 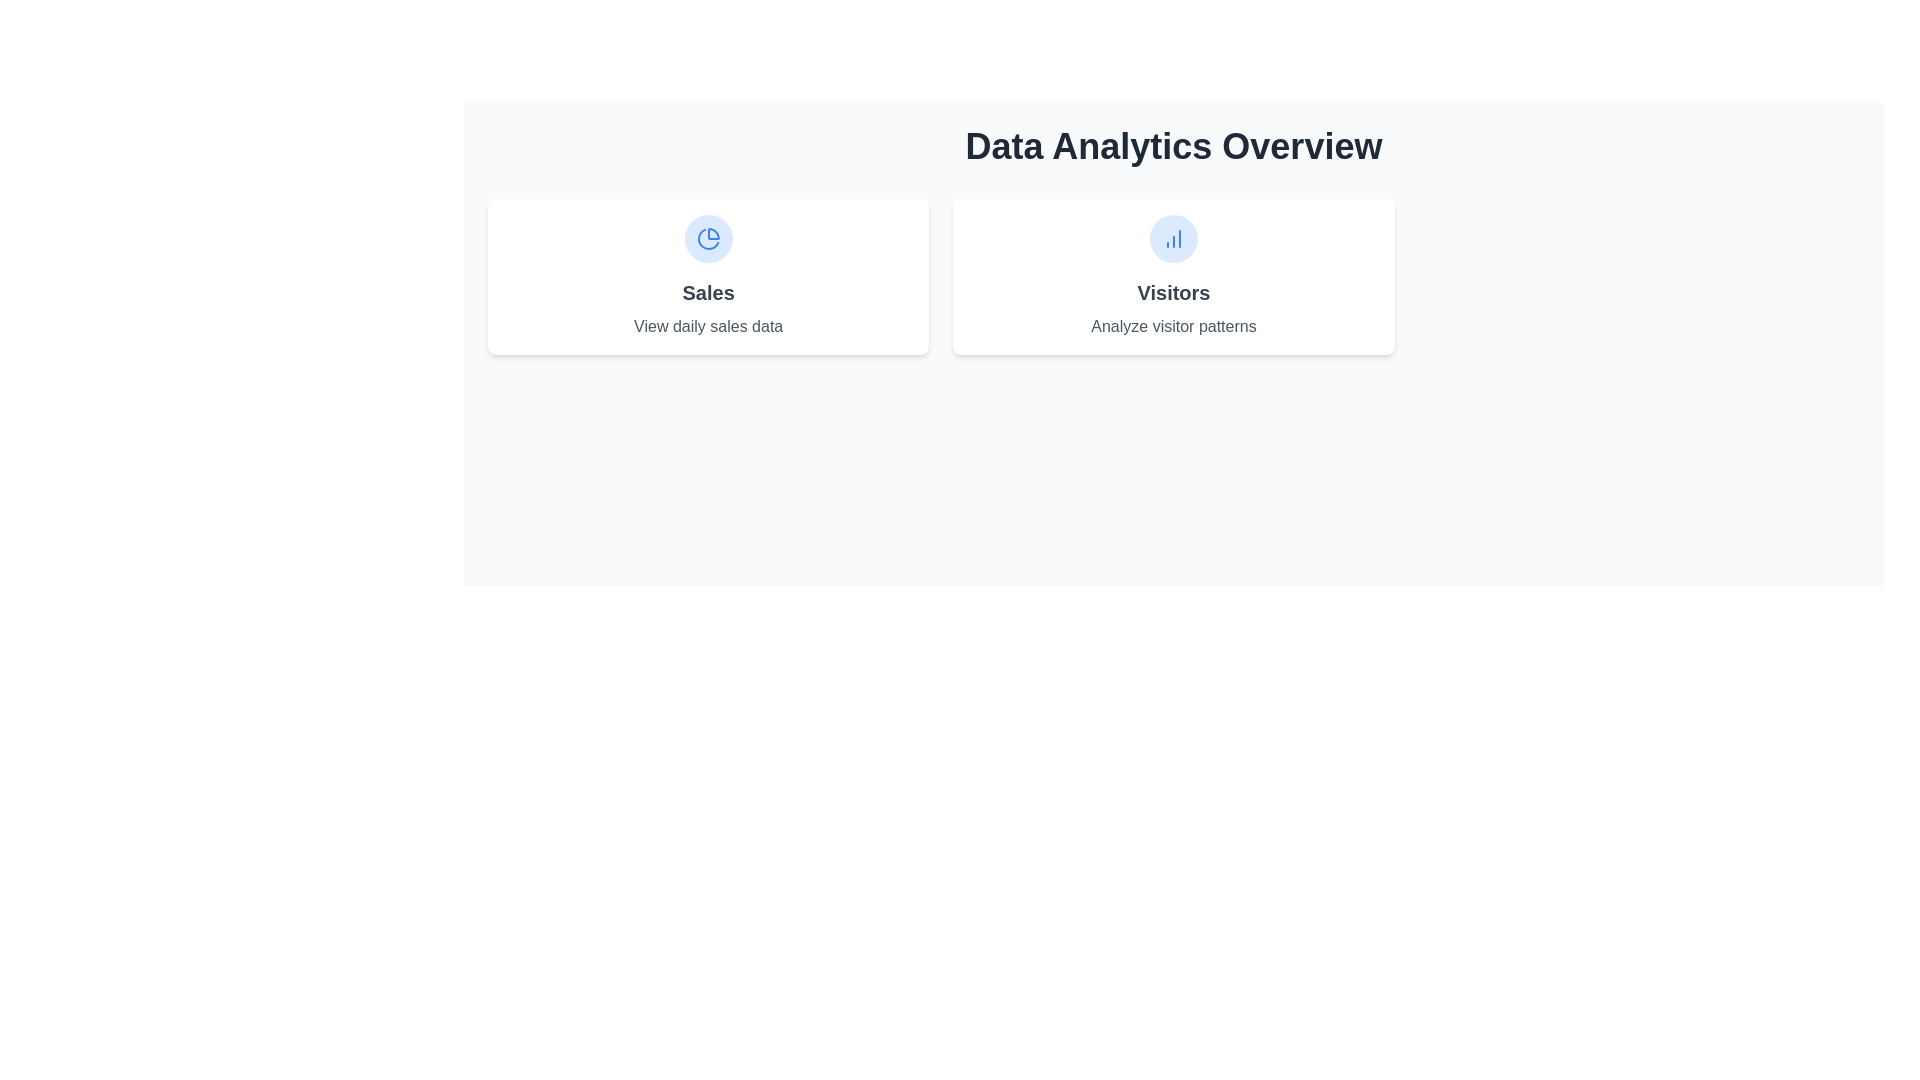 What do you see at coordinates (1174, 277) in the screenshot?
I see `the second informational card from the left in the row, which provides an overview for analyzing visitor patterns` at bounding box center [1174, 277].